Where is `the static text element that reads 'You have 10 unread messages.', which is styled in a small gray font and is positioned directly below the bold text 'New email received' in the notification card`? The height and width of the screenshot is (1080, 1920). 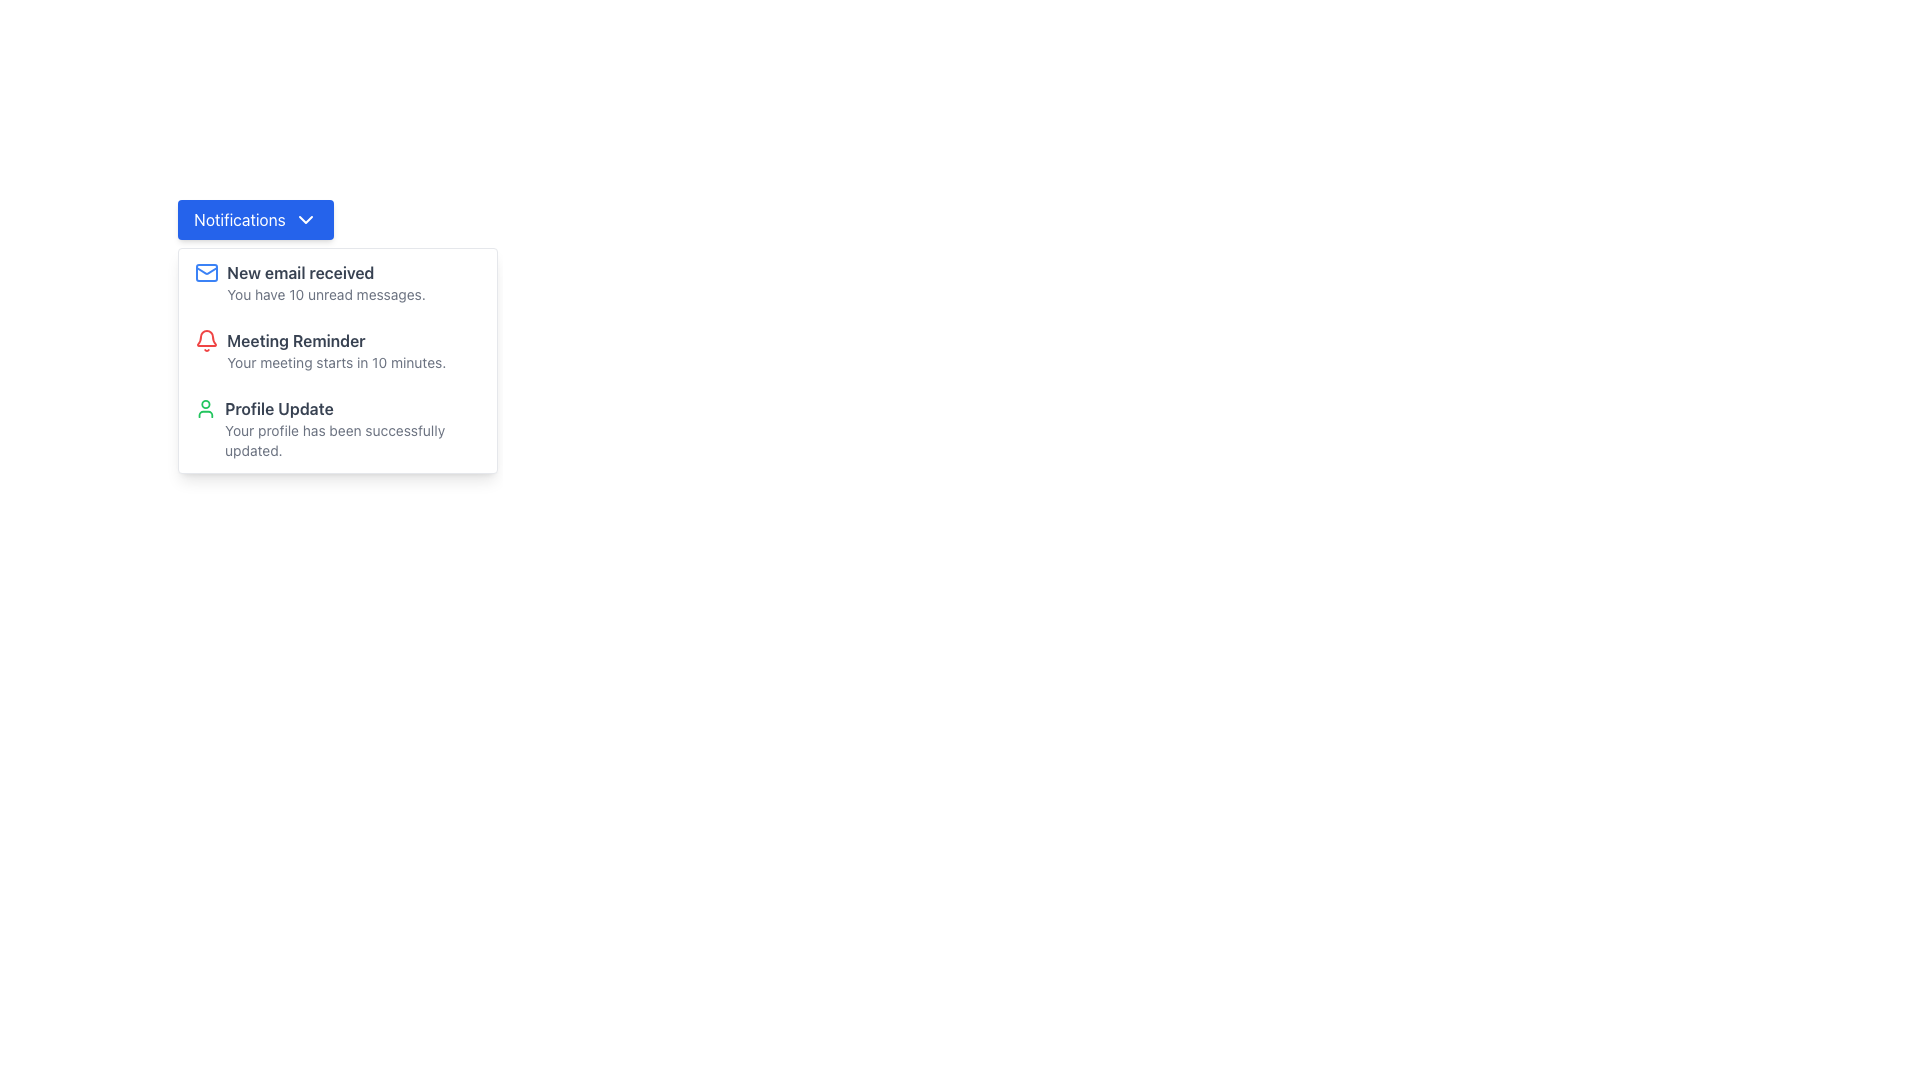 the static text element that reads 'You have 10 unread messages.', which is styled in a small gray font and is positioned directly below the bold text 'New email received' in the notification card is located at coordinates (326, 294).